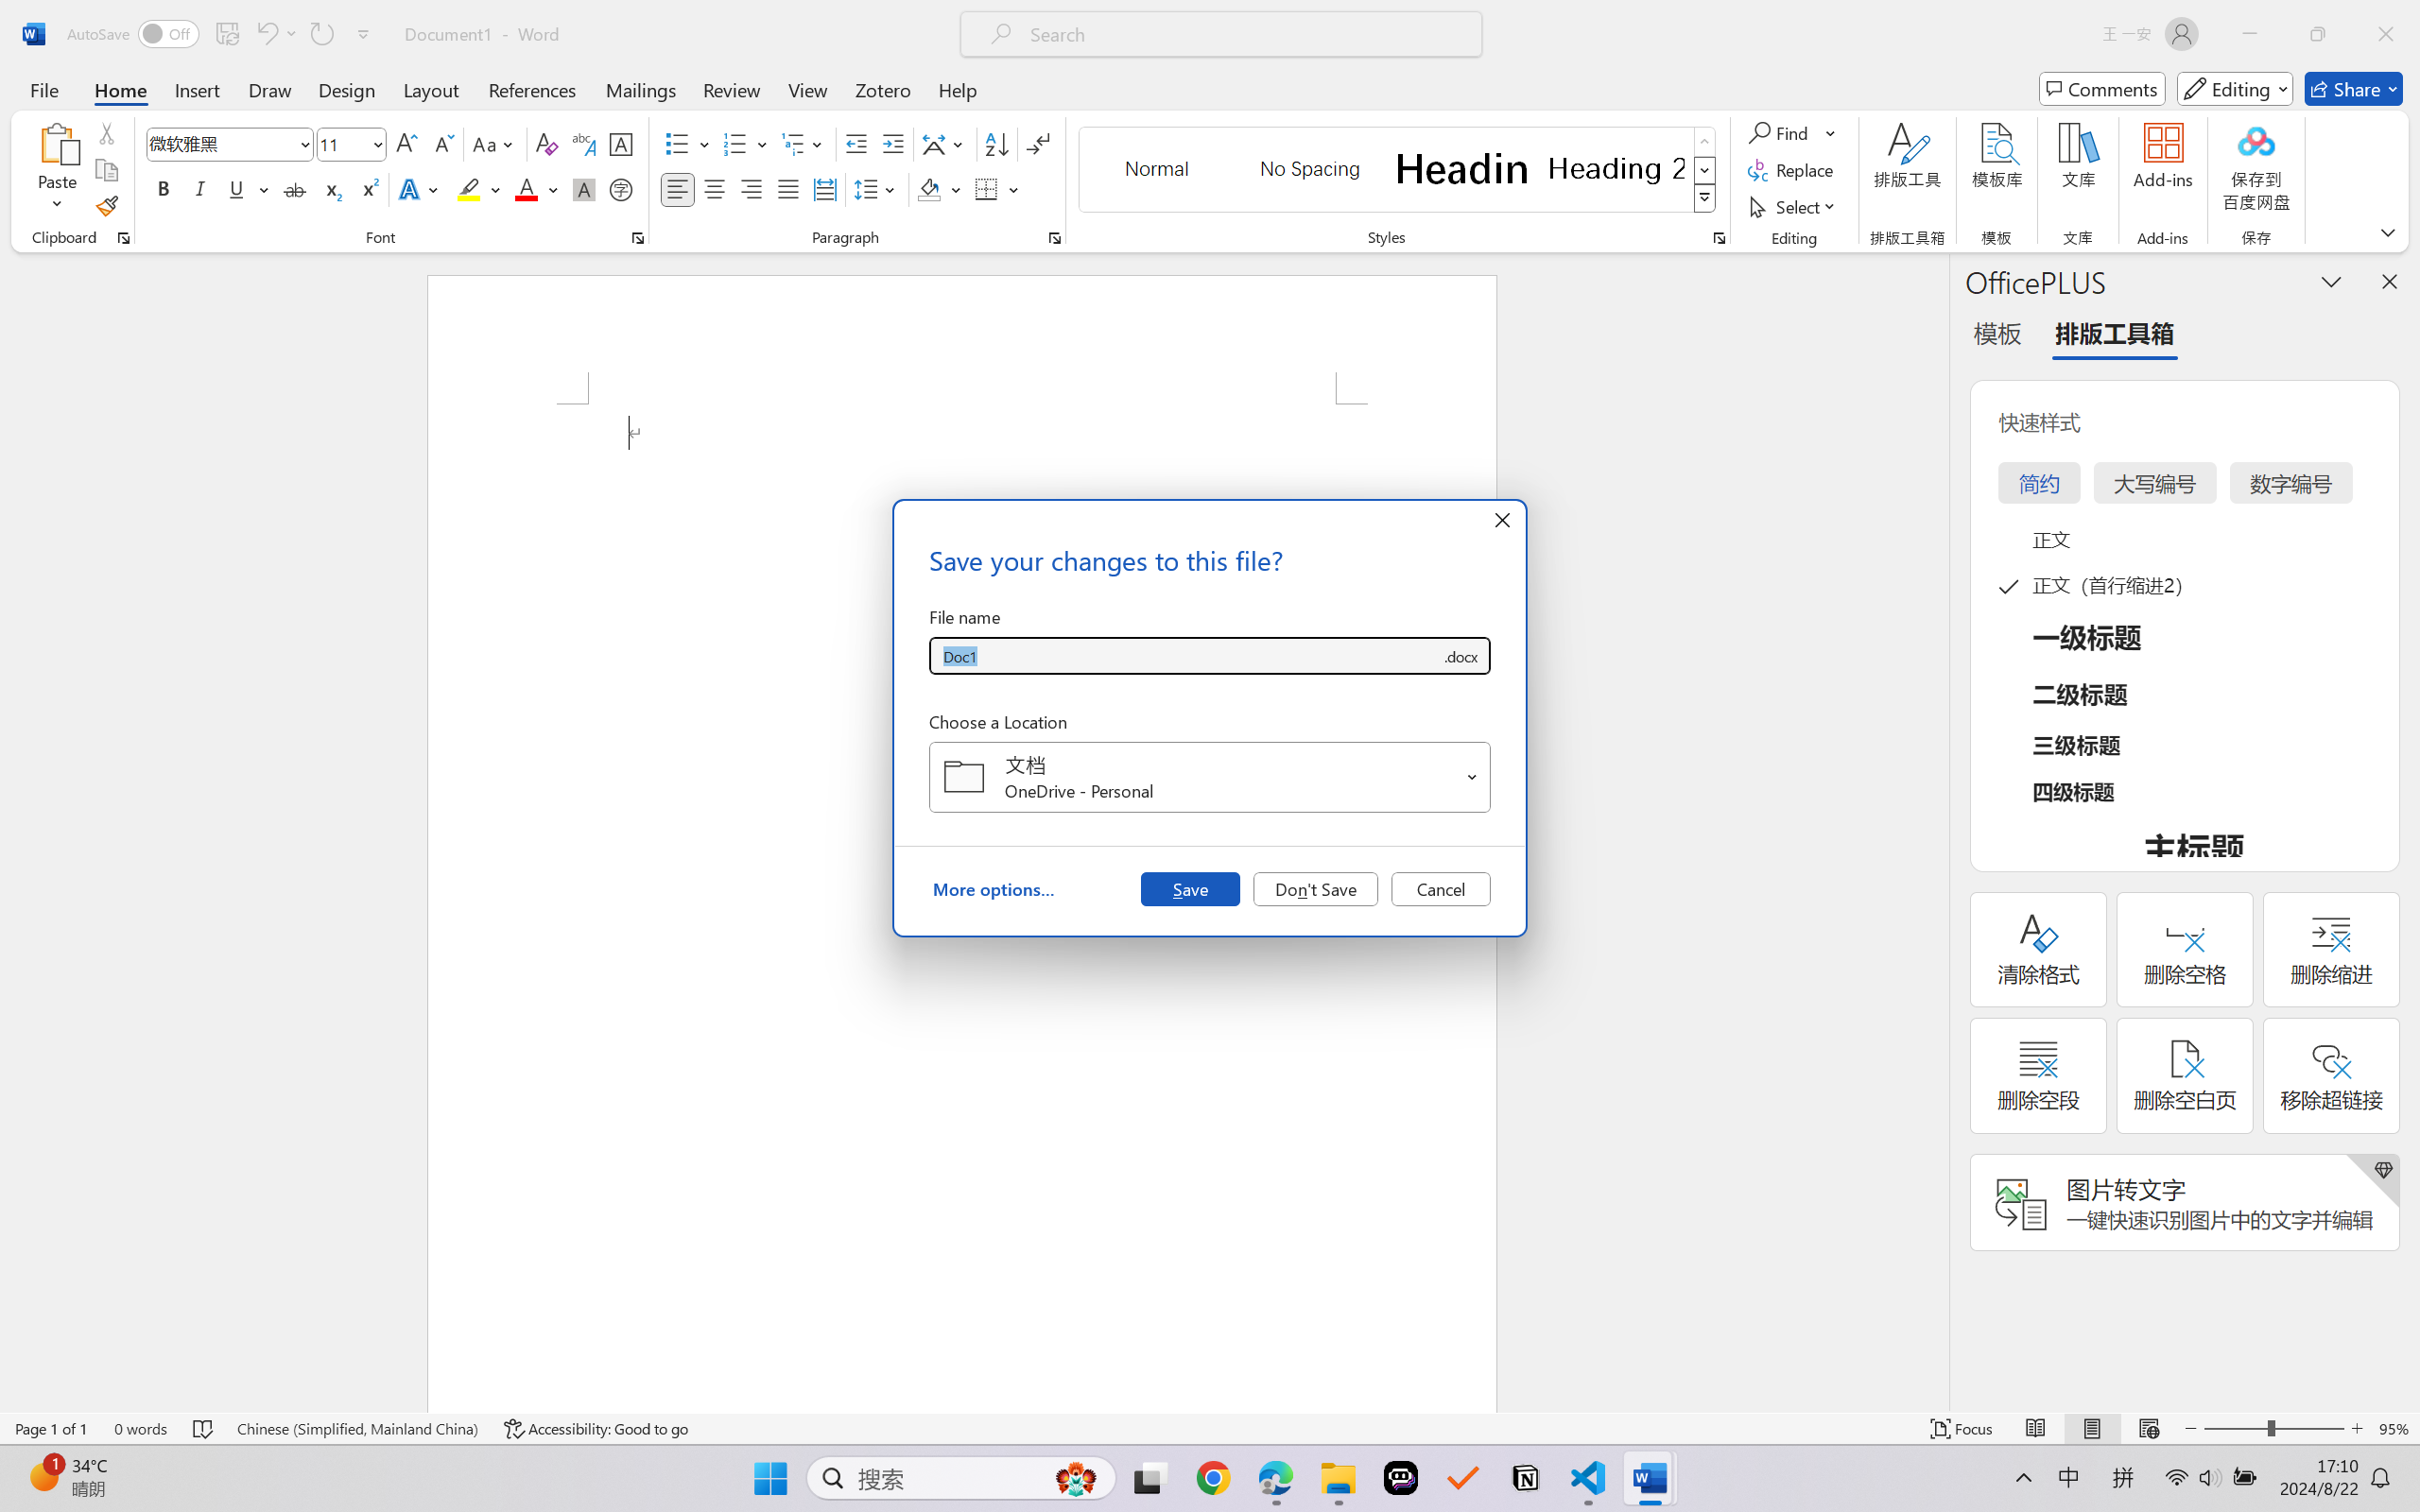  I want to click on 'Microsoft search', so click(1246, 33).